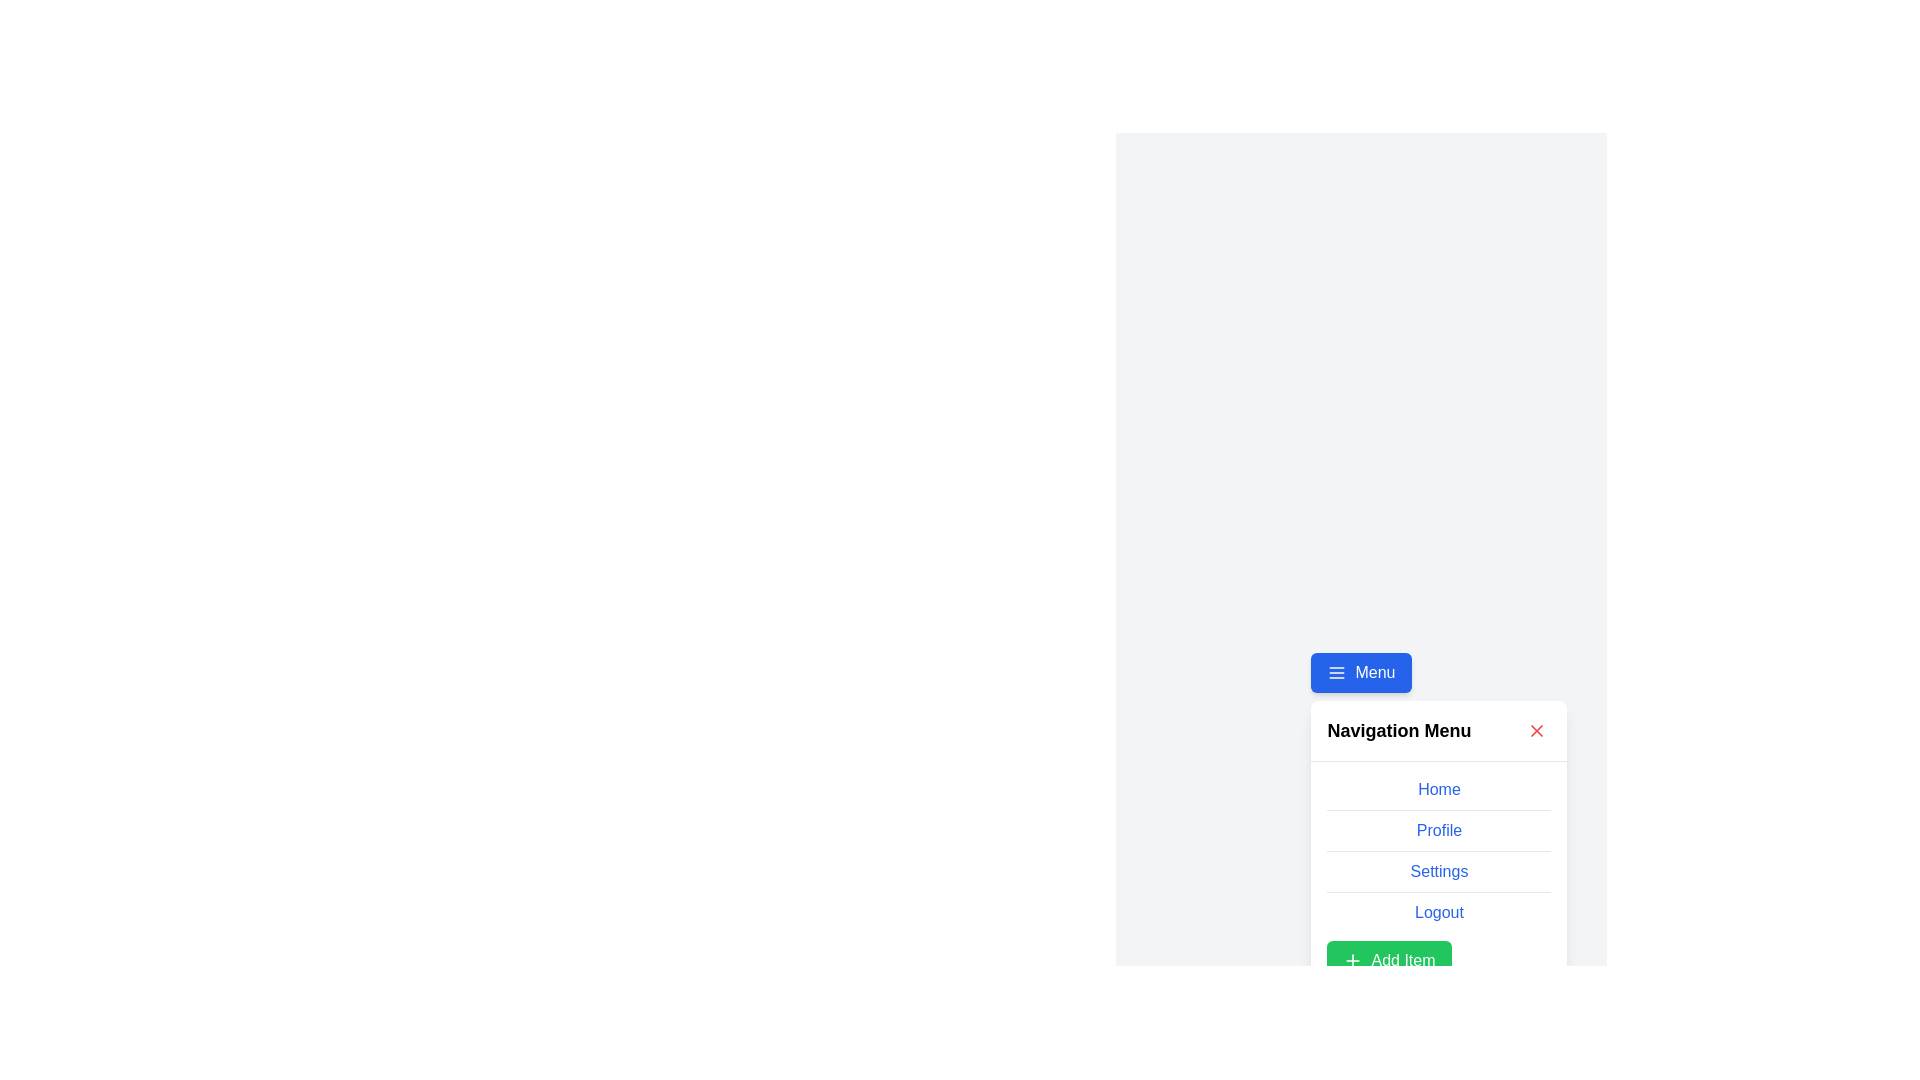 This screenshot has width=1920, height=1080. I want to click on the 'Profile' item in the vertical list navigation menu located within the 'Navigation Menu' dropdown, so click(1438, 851).